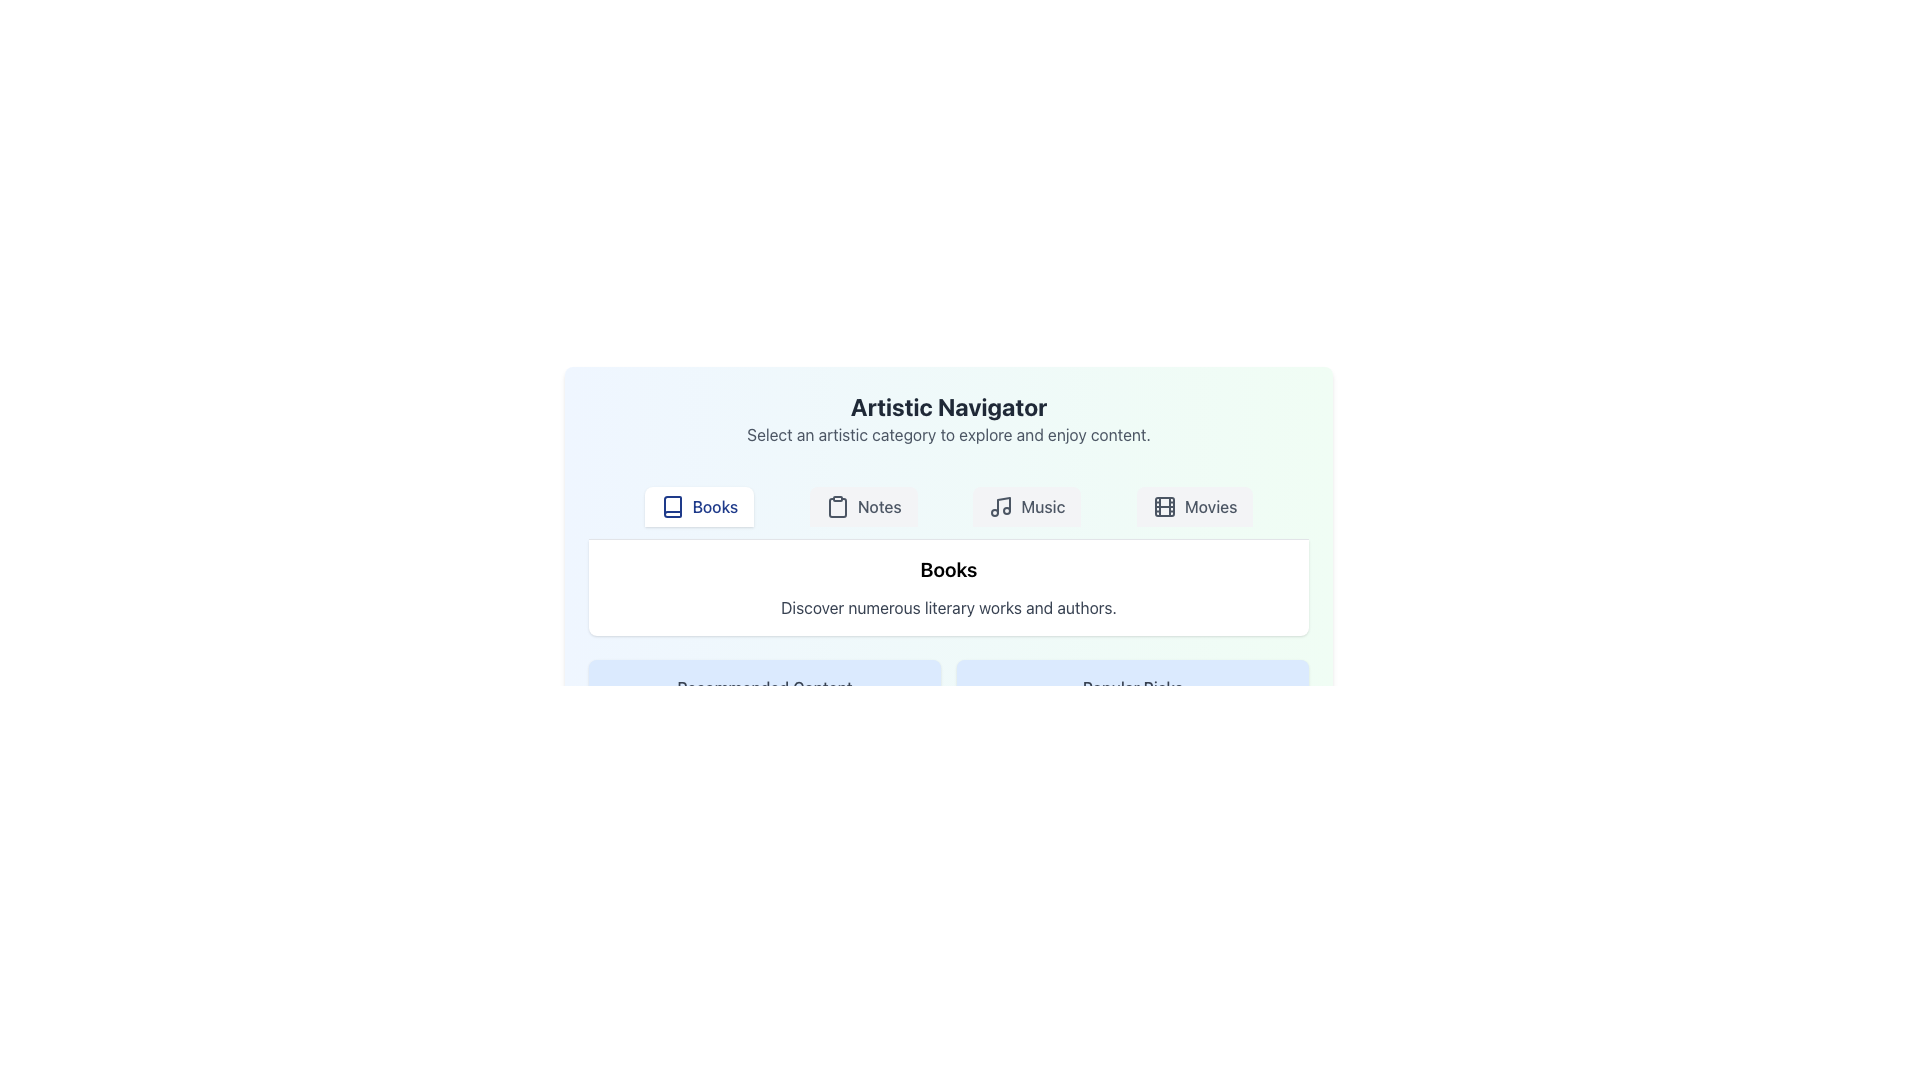  What do you see at coordinates (1164, 505) in the screenshot?
I see `the film strip icon located within the 'Movies' category header, positioned to the left of the 'Movies' text label for accessibility purposes` at bounding box center [1164, 505].